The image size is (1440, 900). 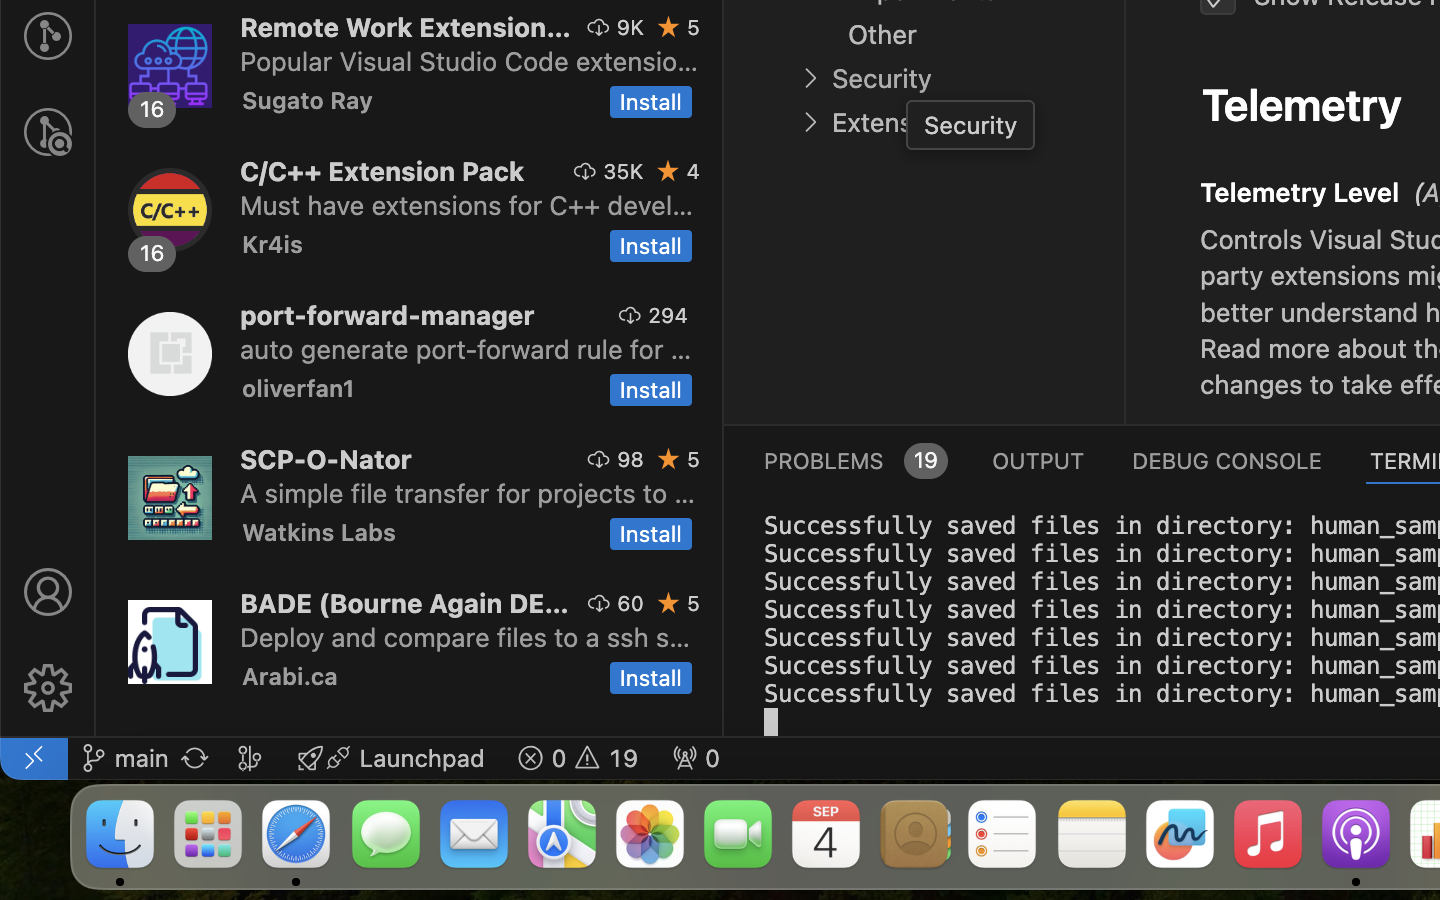 What do you see at coordinates (386, 314) in the screenshot?
I see `'port-forward-manager'` at bounding box center [386, 314].